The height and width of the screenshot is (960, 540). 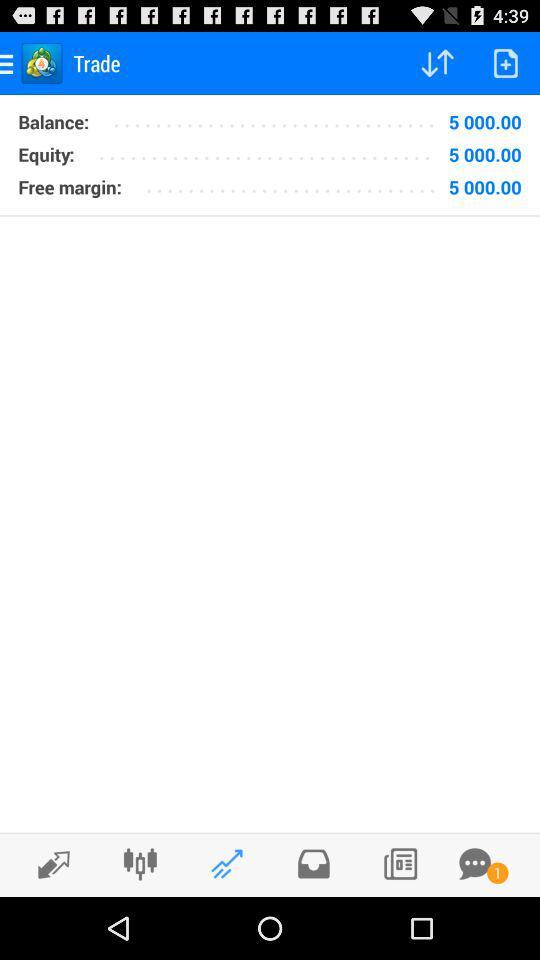 What do you see at coordinates (474, 863) in the screenshot?
I see `chat link` at bounding box center [474, 863].